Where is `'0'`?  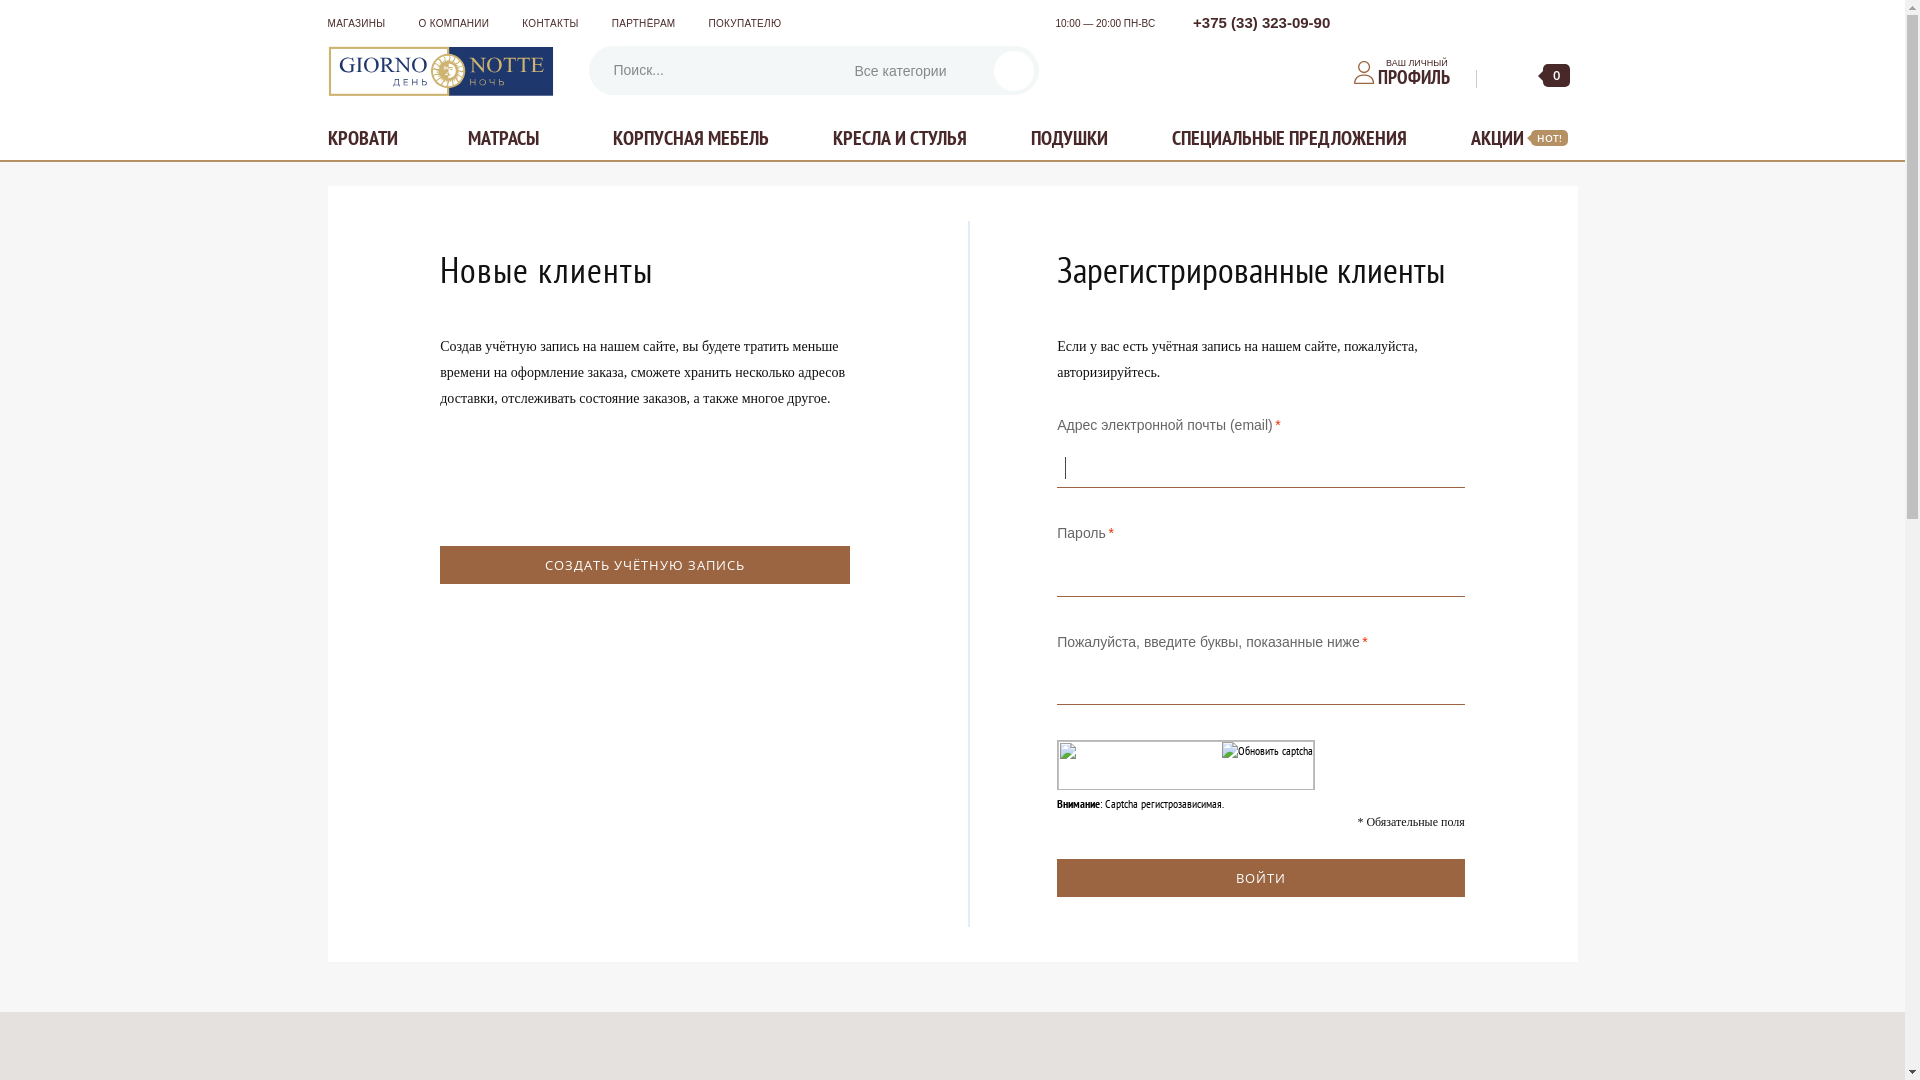 '0' is located at coordinates (1540, 75).